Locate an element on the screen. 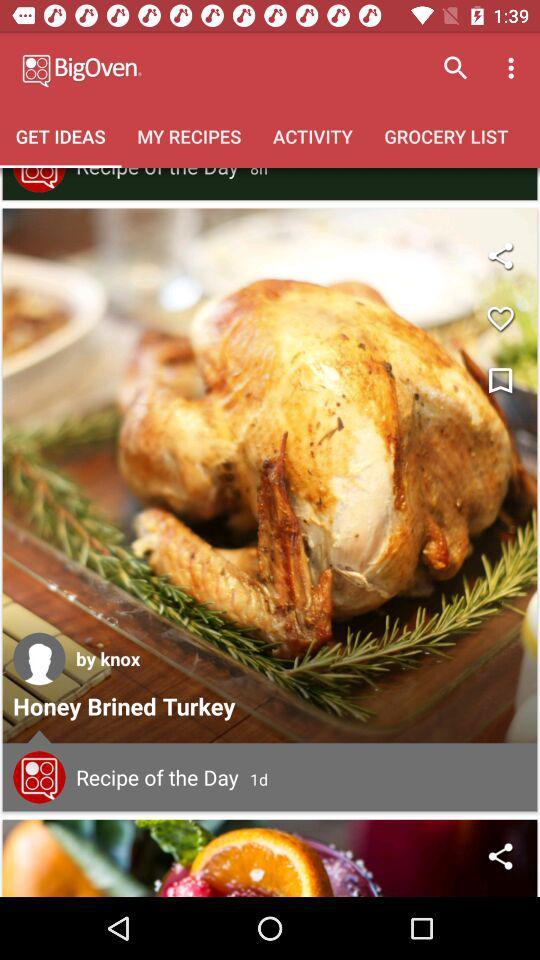 This screenshot has width=540, height=960. bookmark recipe is located at coordinates (499, 380).